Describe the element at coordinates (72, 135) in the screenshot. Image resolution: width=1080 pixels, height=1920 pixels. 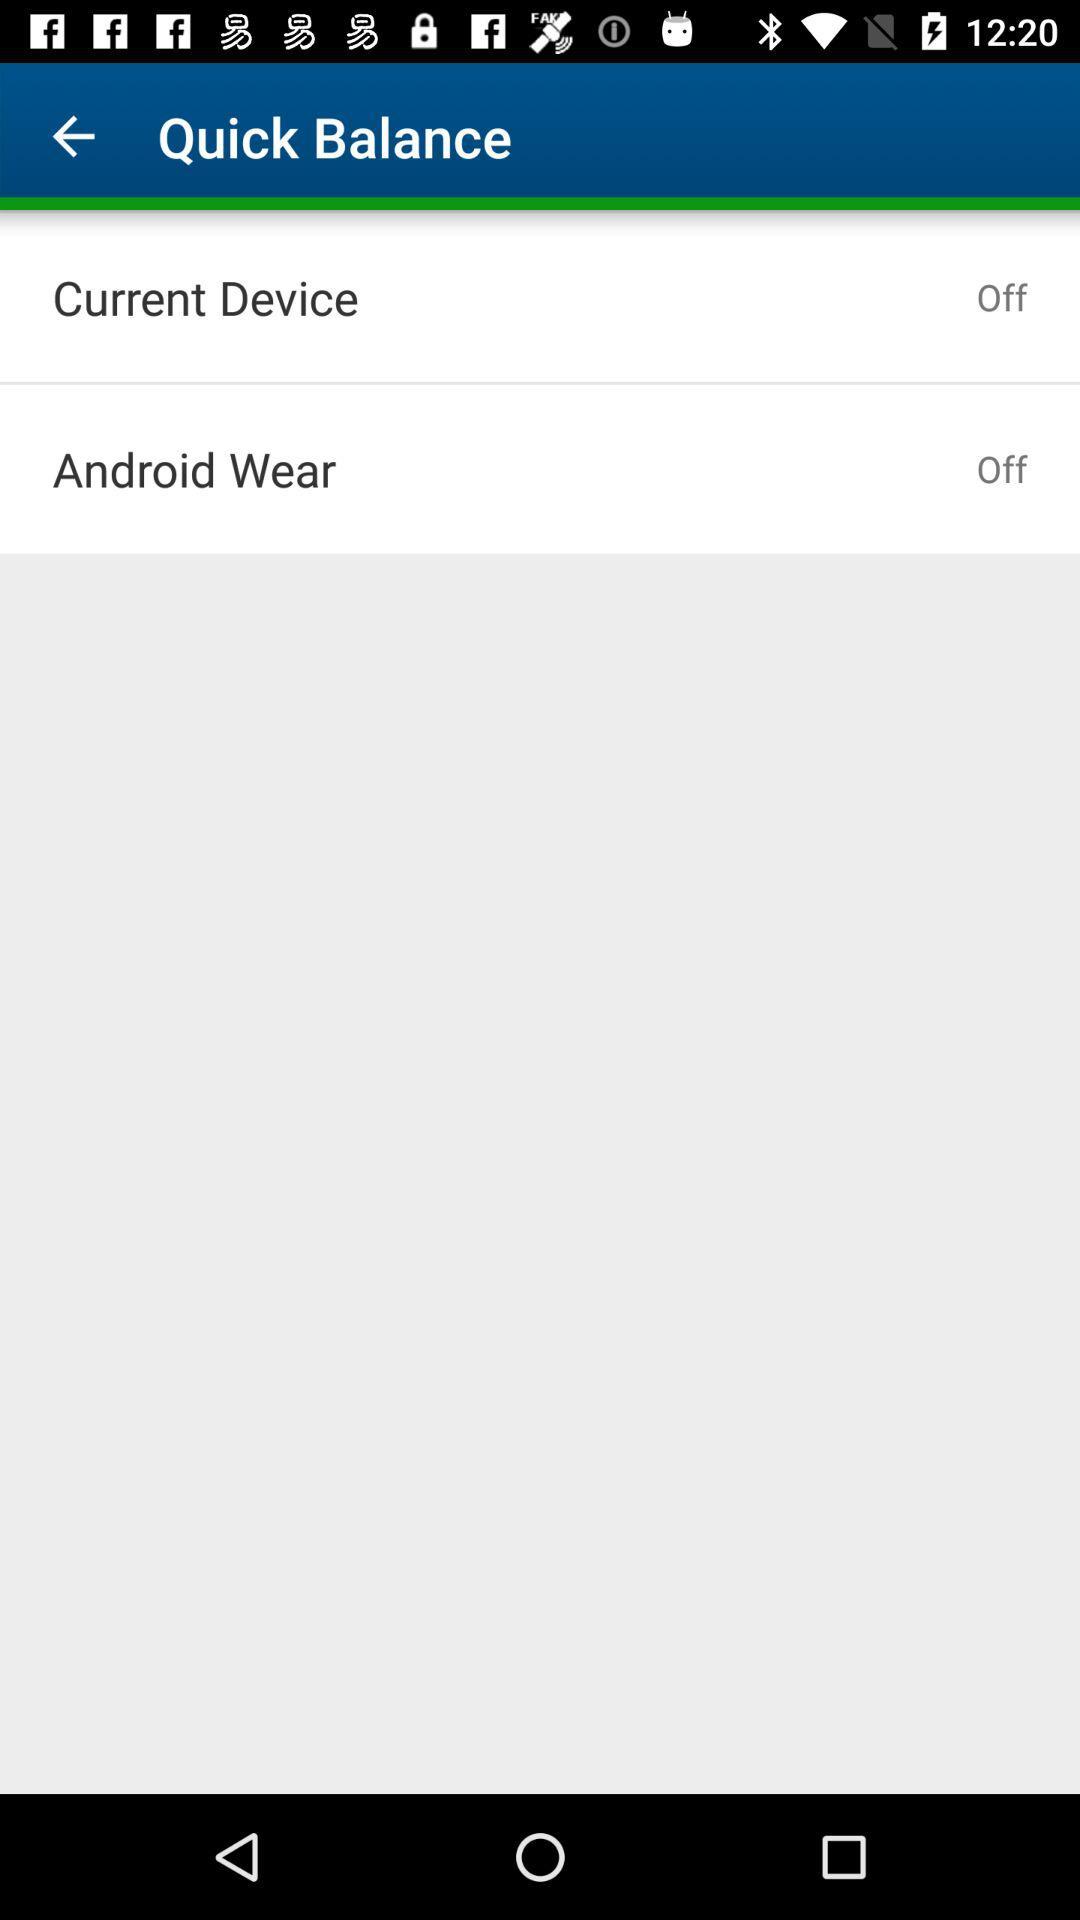
I see `the app next to quick balance app` at that location.